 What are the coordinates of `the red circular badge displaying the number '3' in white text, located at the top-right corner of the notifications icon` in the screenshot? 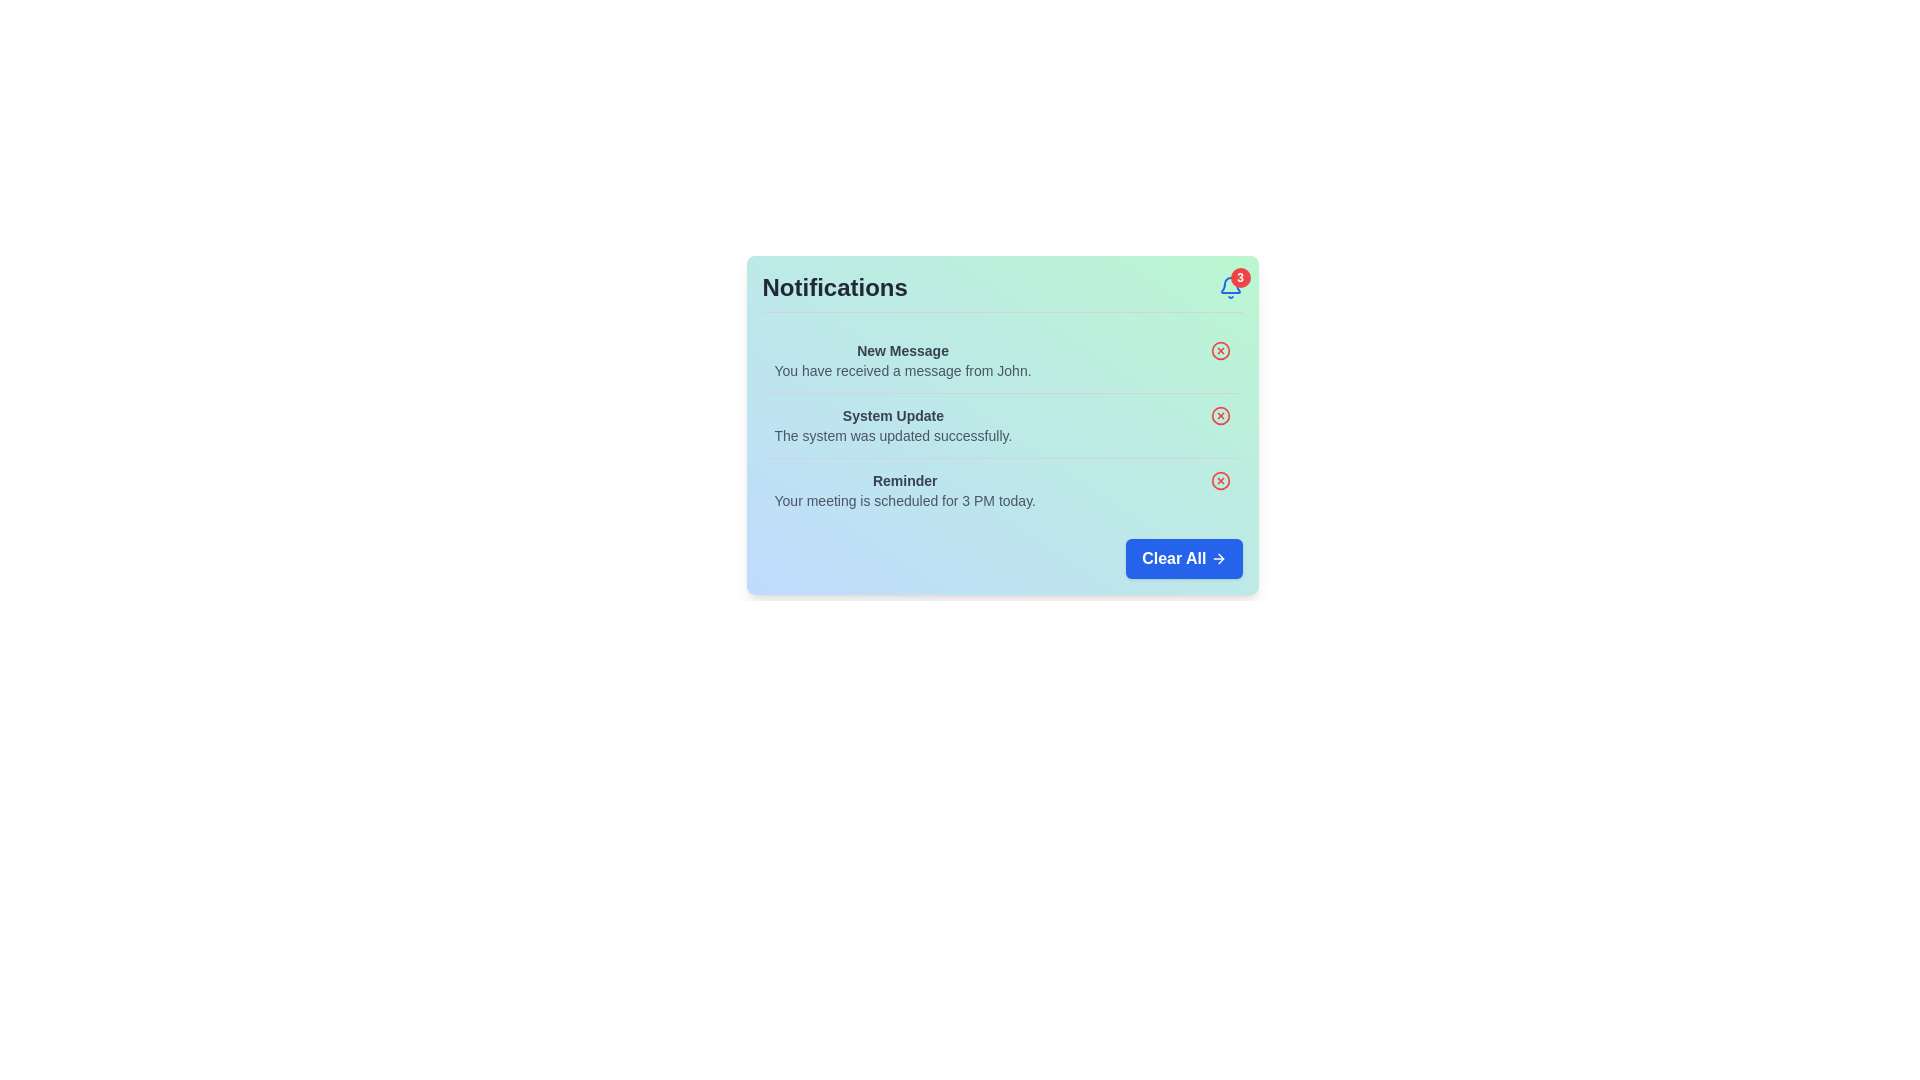 It's located at (1239, 277).